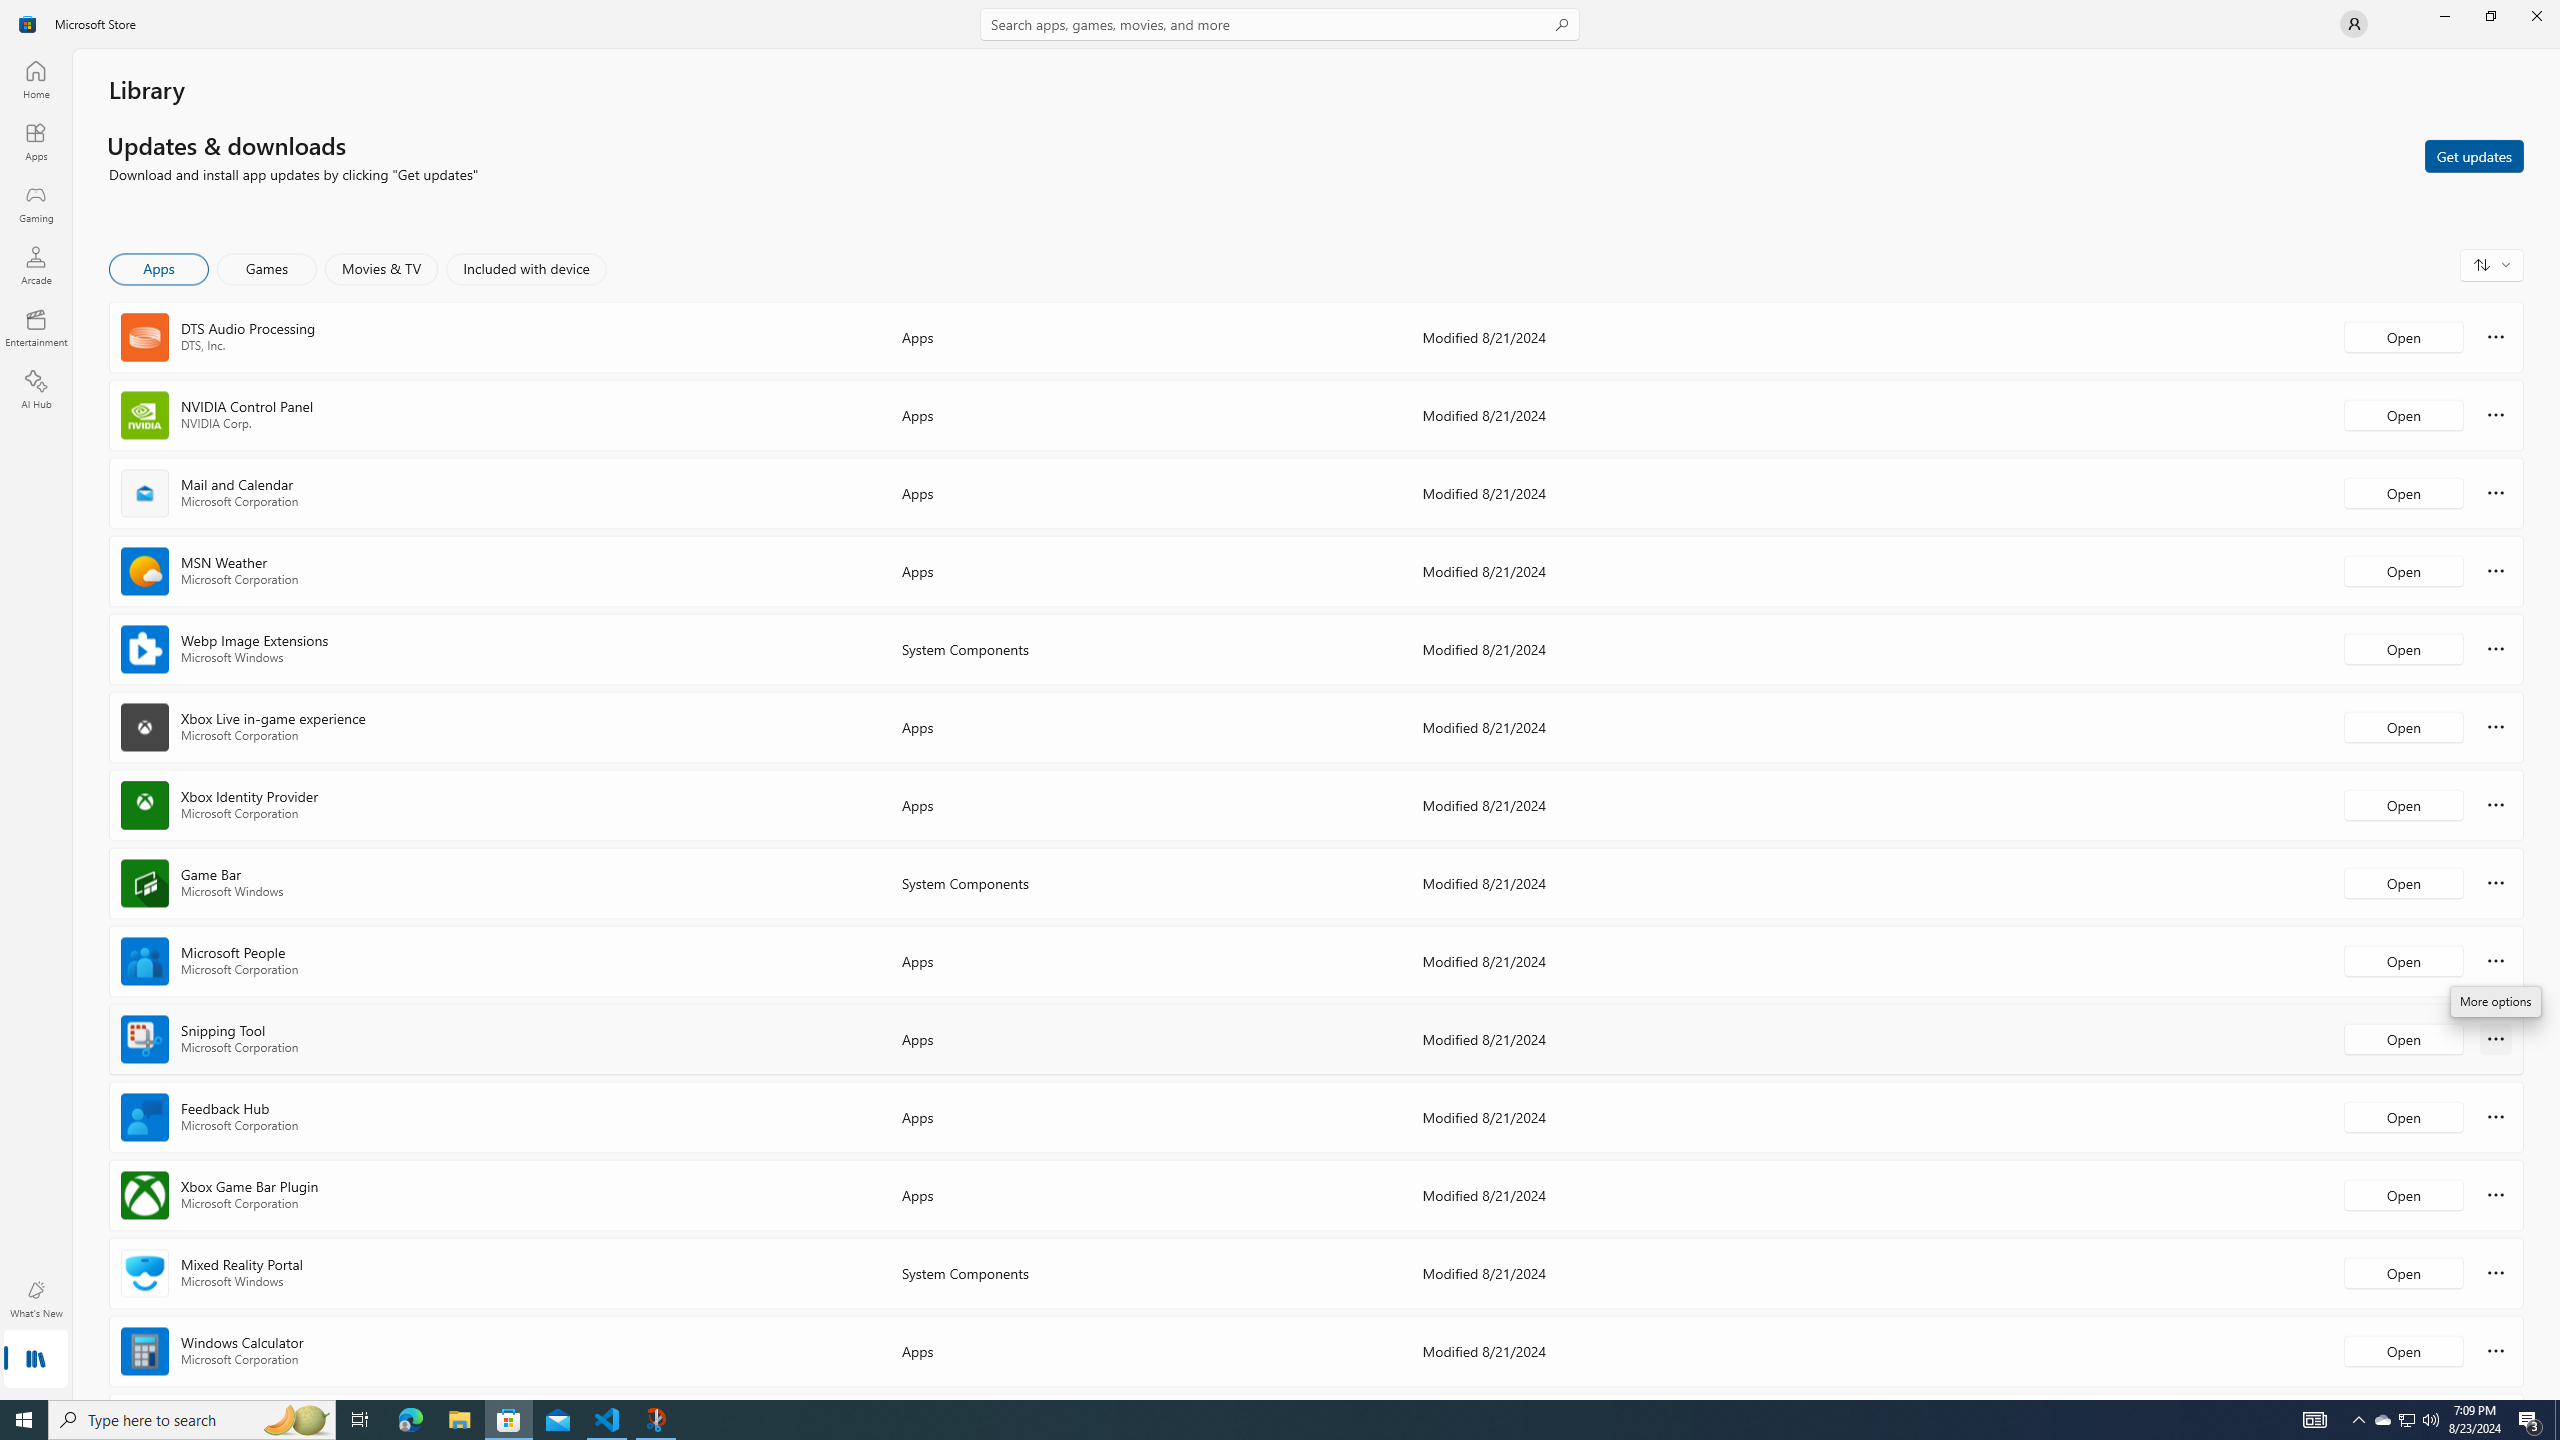 This screenshot has height=1440, width=2560. What do you see at coordinates (380, 268) in the screenshot?
I see `'Movies & TV'` at bounding box center [380, 268].